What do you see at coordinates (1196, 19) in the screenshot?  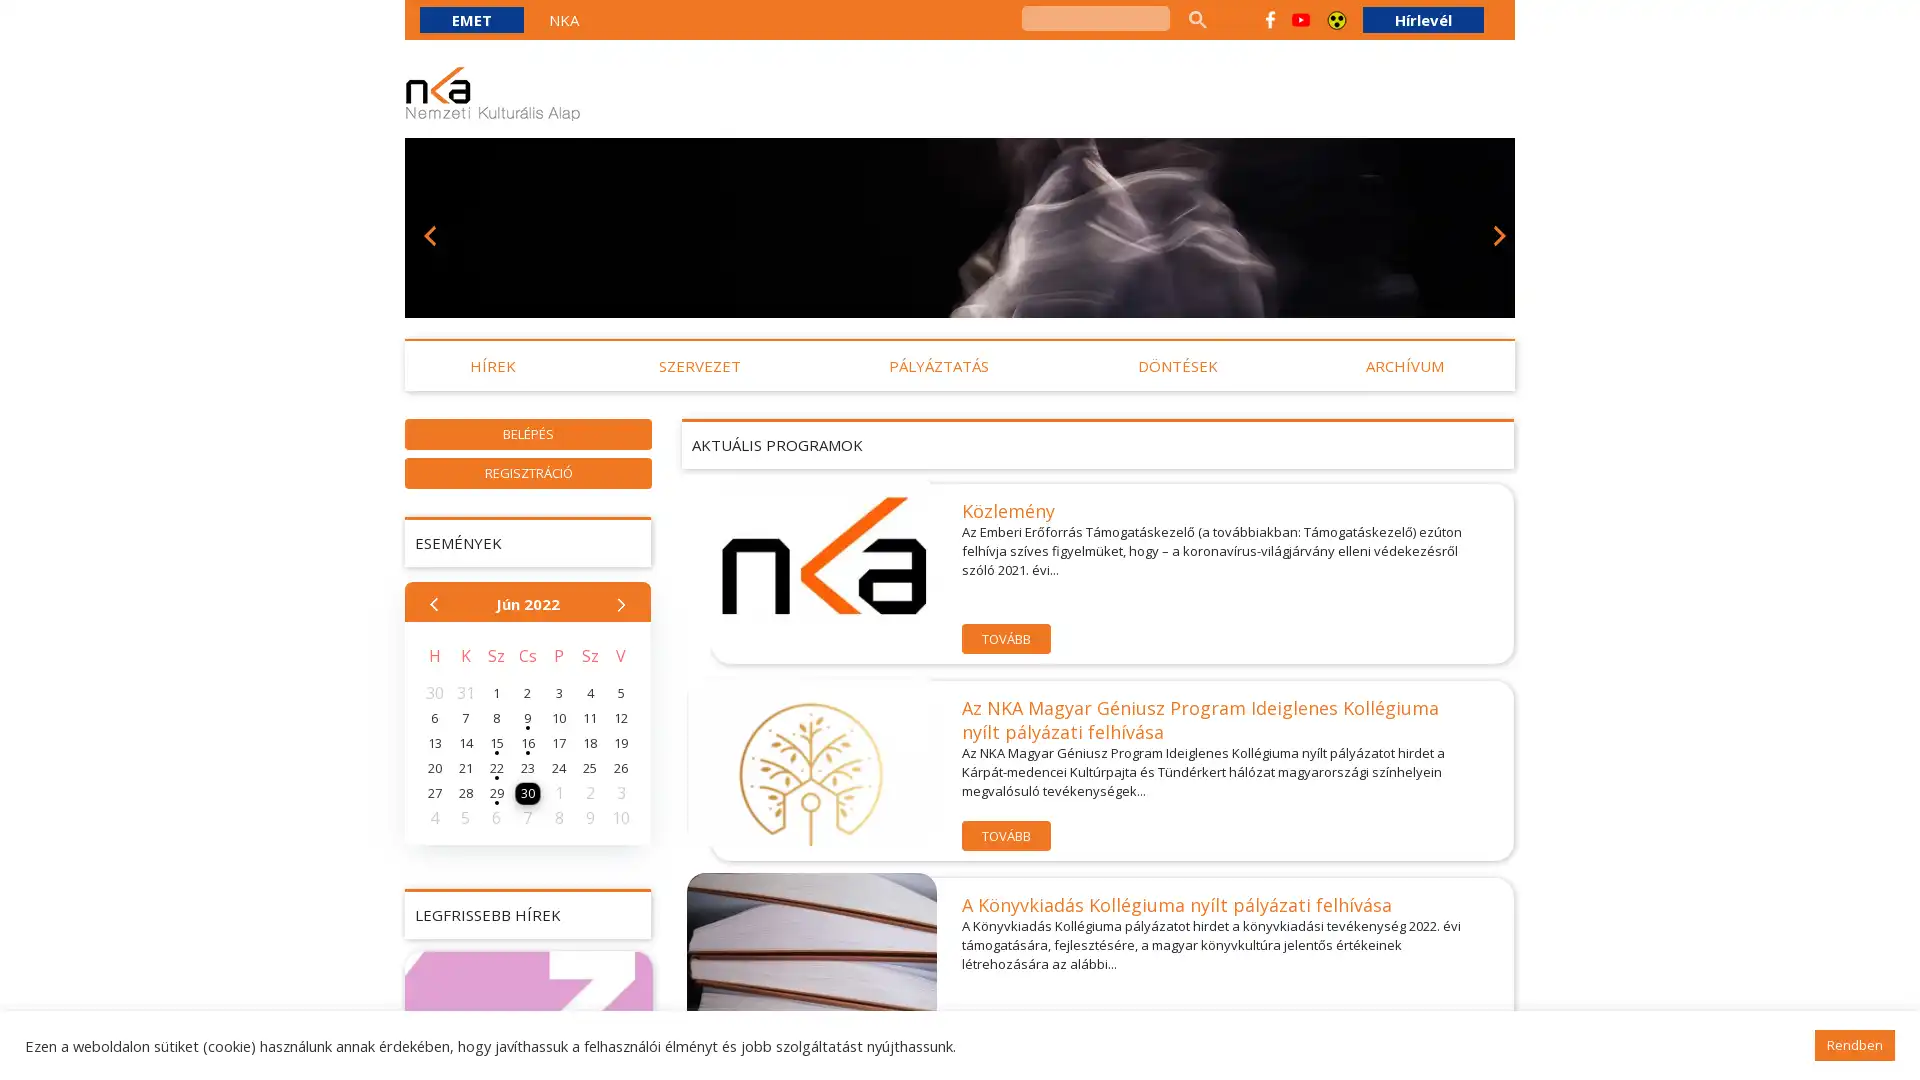 I see `kereses` at bounding box center [1196, 19].